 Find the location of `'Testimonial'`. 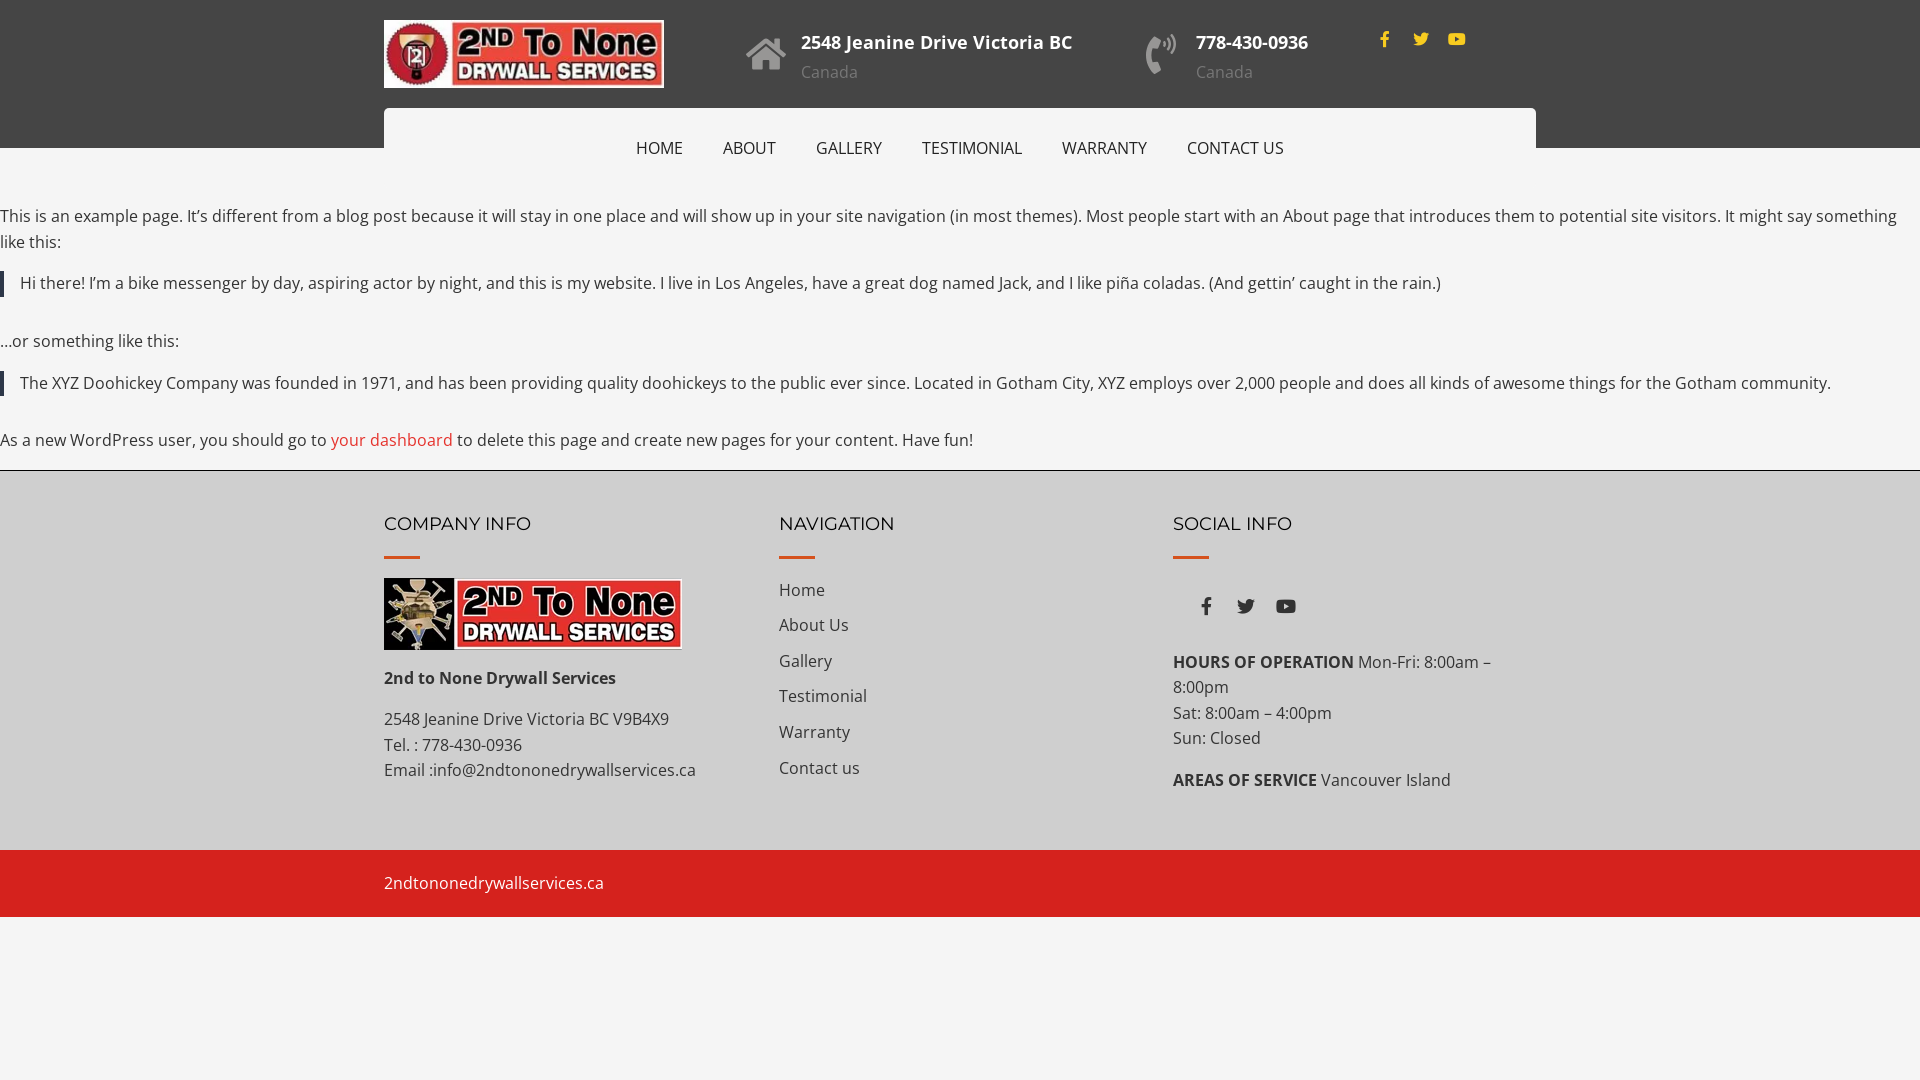

'Testimonial' is located at coordinates (822, 694).